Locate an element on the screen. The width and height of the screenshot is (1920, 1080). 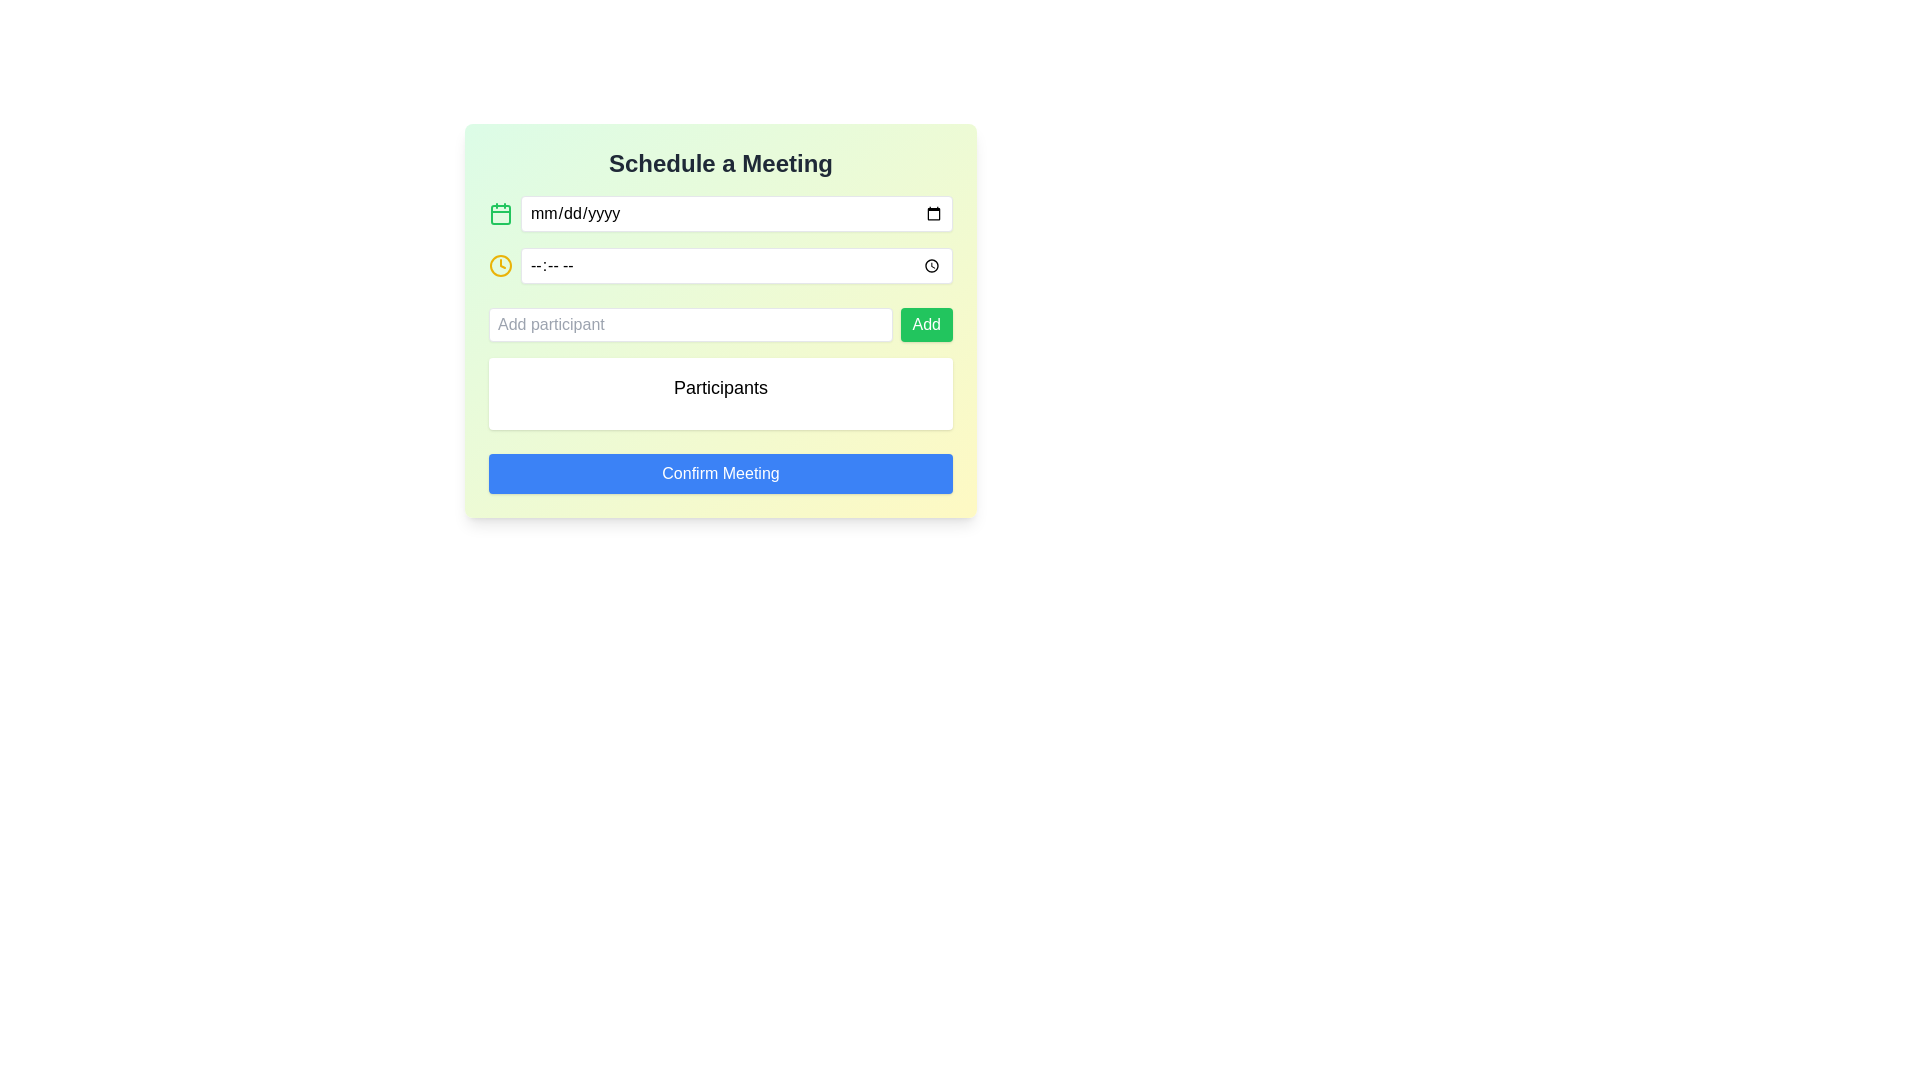
the combined date and time picker input fields located centrally within the meeting scheduling form, positioned below the title 'Schedule a Meeting' is located at coordinates (720, 238).